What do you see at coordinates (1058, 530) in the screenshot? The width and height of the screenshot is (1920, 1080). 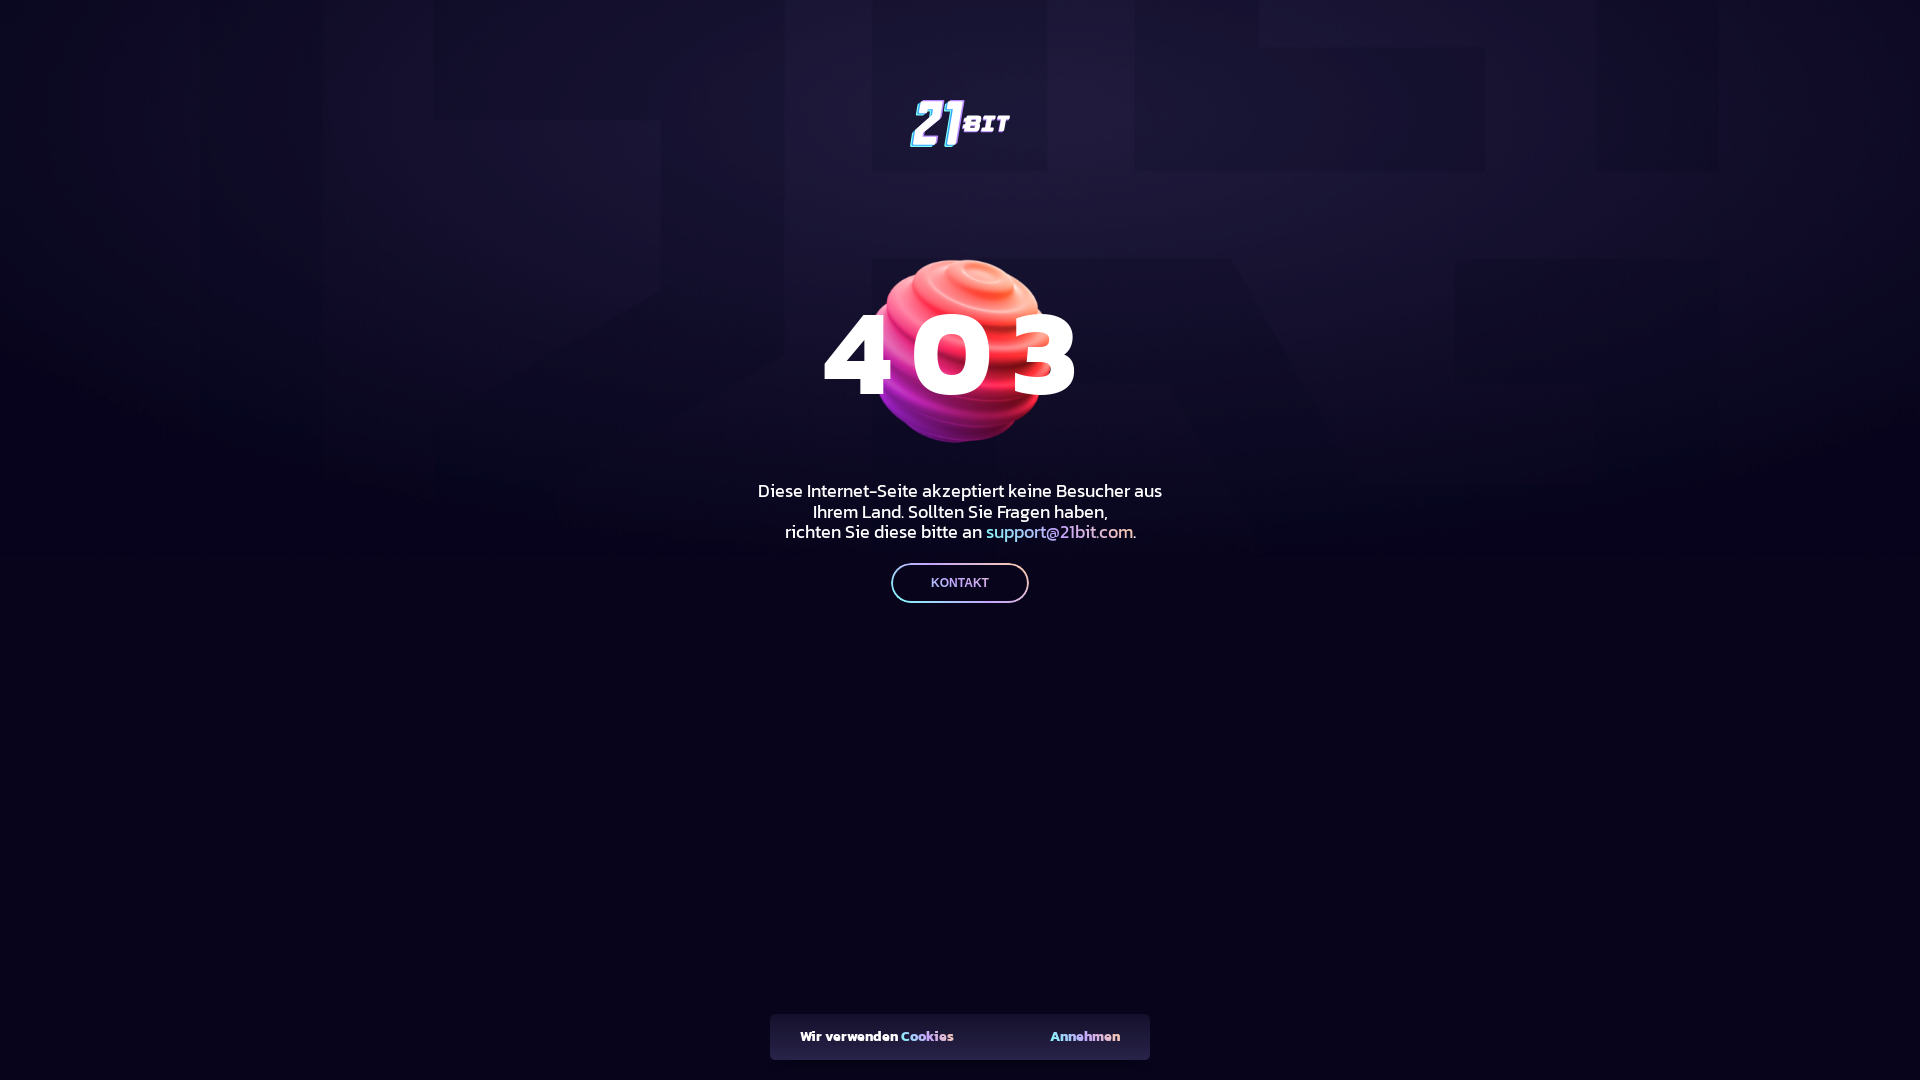 I see `'support@21bit.com'` at bounding box center [1058, 530].